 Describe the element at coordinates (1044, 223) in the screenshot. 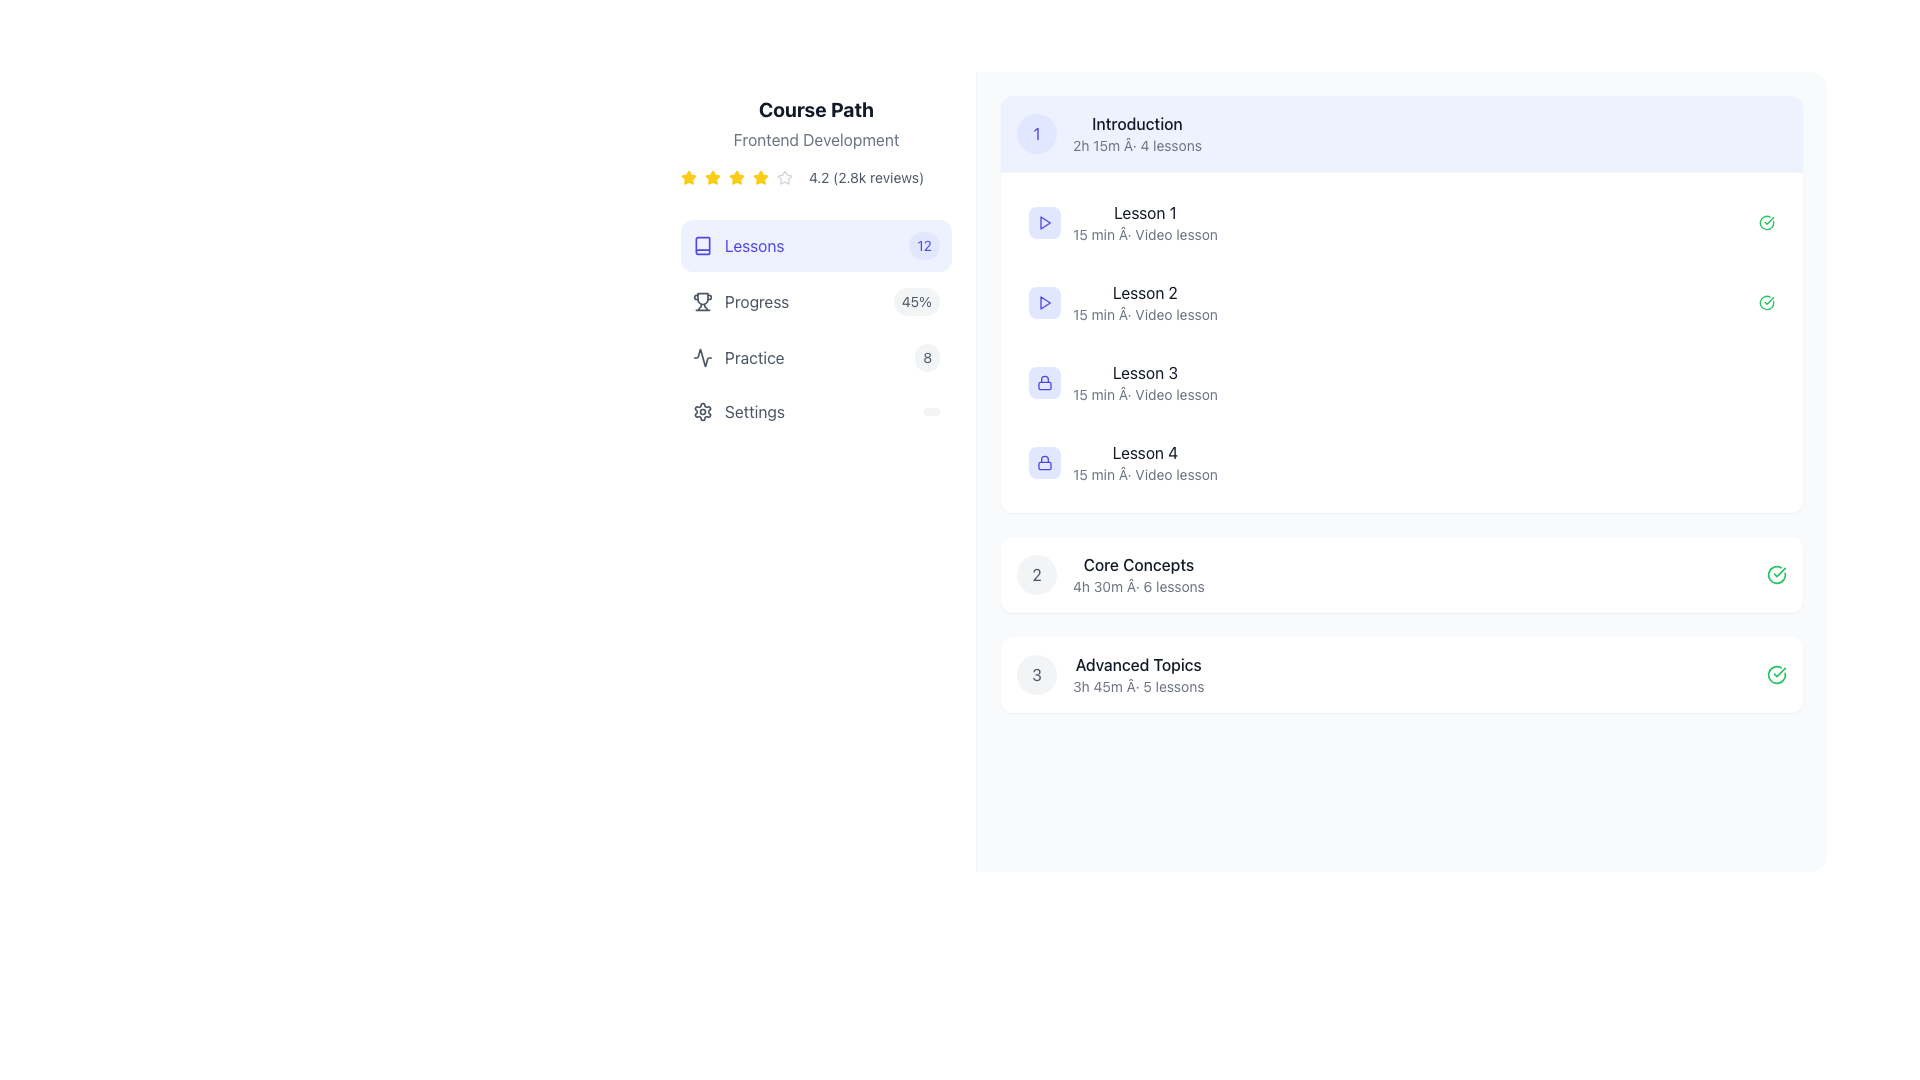

I see `the play icon located to the left of the text 'Lesson 1' in the 'Introduction' section` at that location.